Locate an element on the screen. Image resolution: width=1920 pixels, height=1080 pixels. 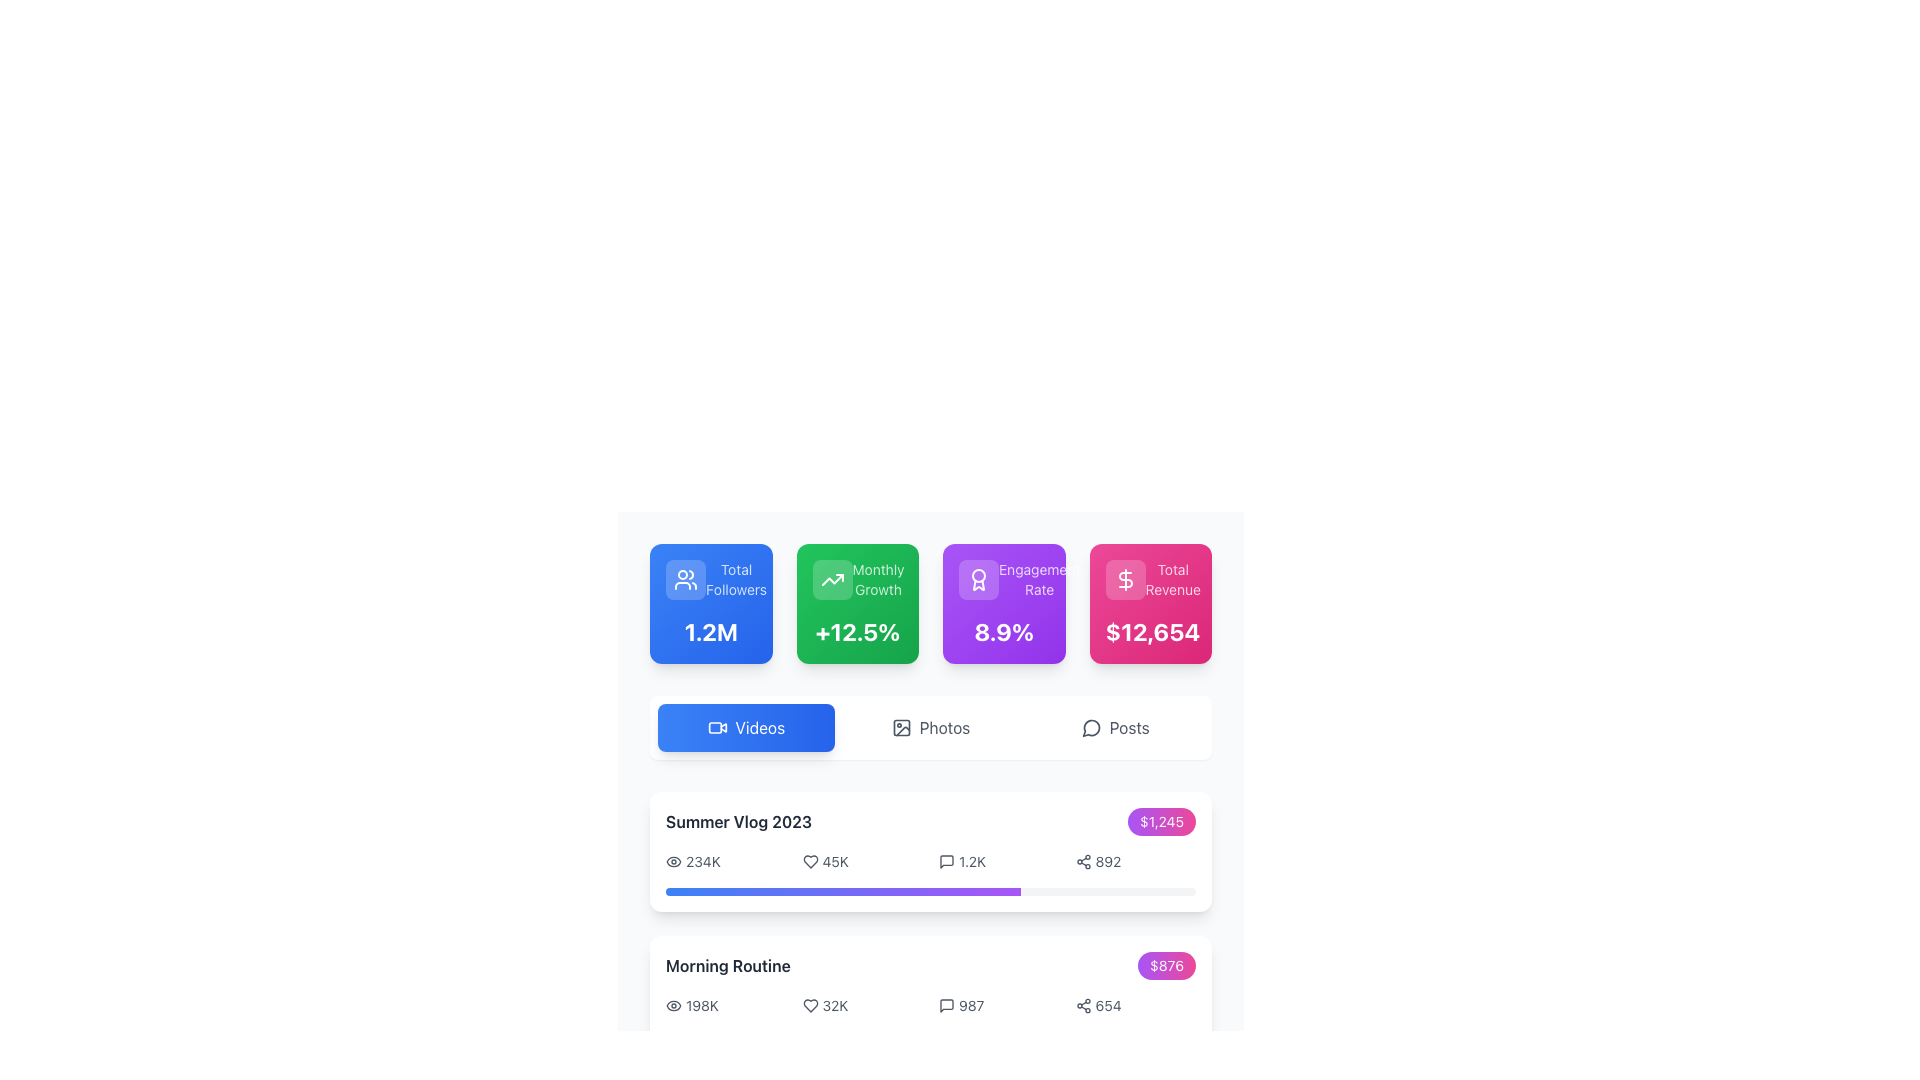
the '45K' text label, which is in gray color and located in the 'Summer Vlog 2023' section, to associate the displayed count with the respective interaction is located at coordinates (835, 860).